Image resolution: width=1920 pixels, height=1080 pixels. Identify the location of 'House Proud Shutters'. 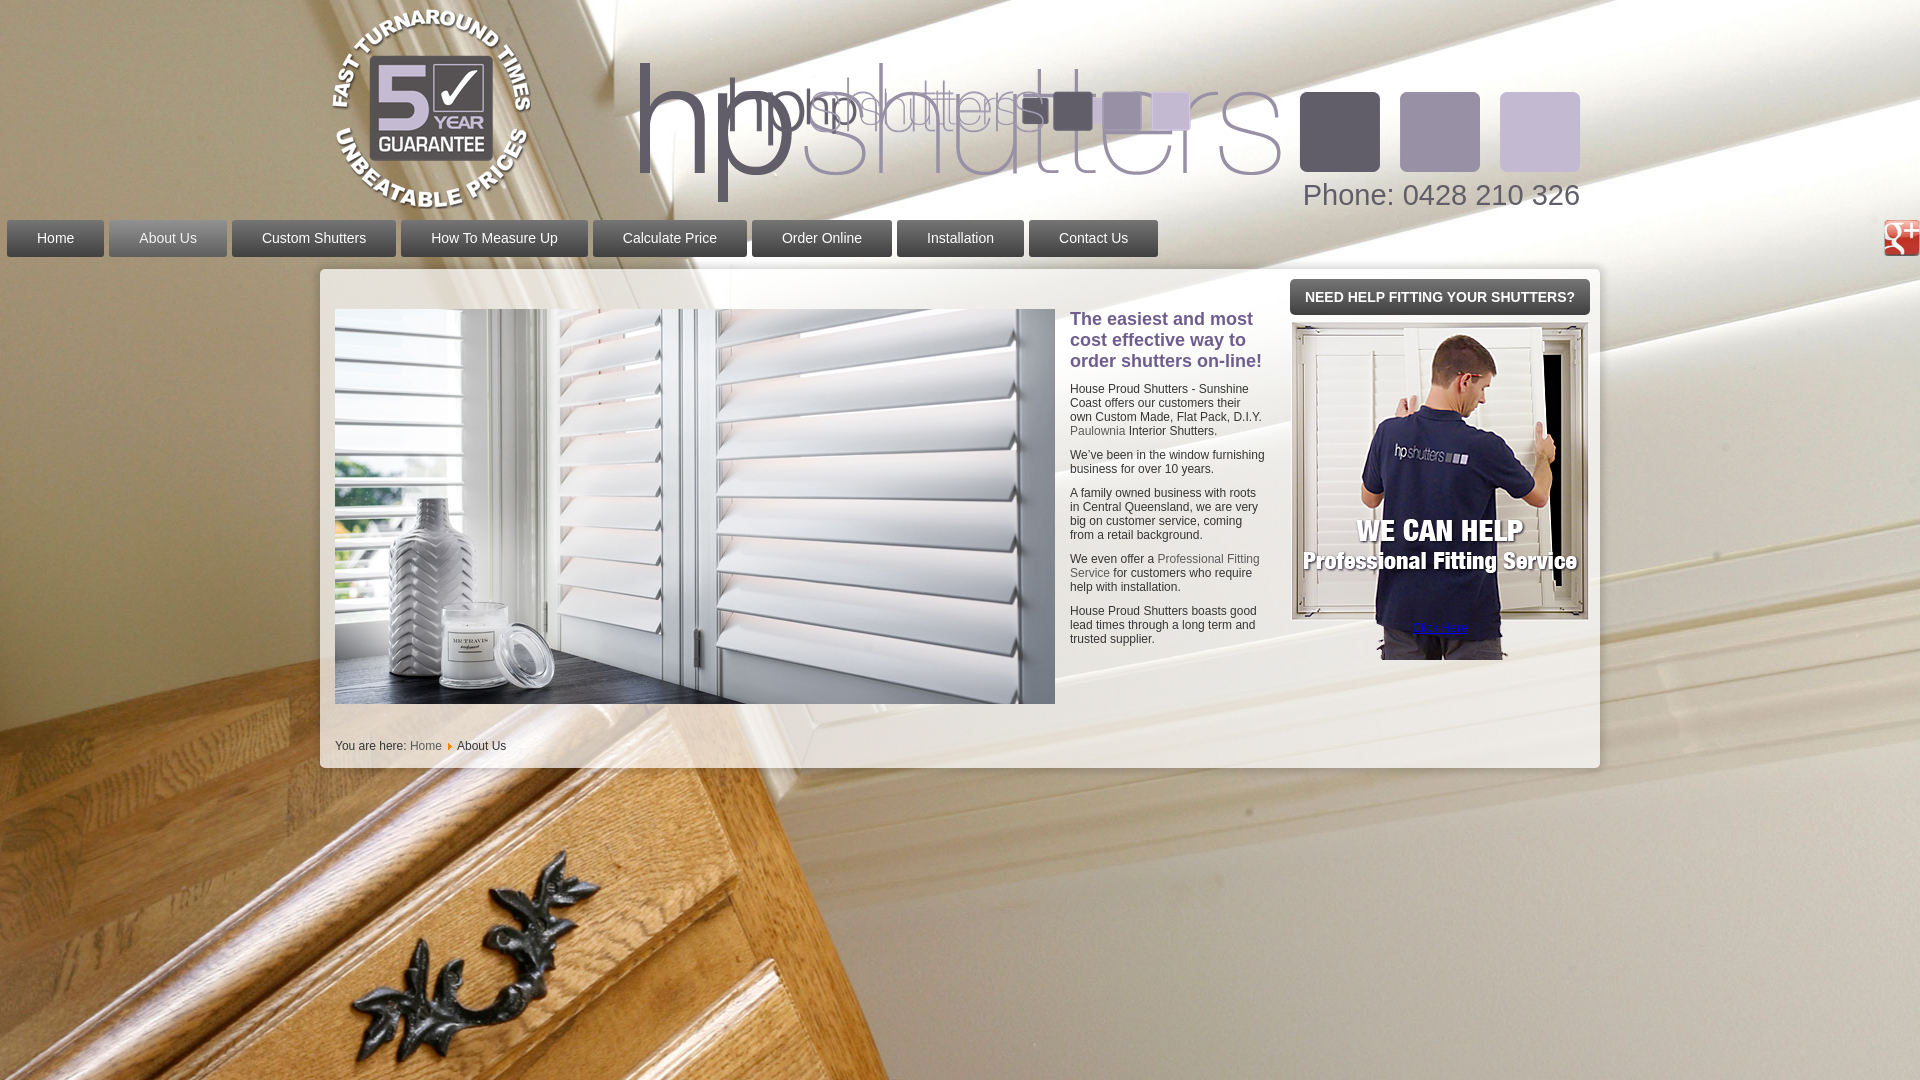
(800, 82).